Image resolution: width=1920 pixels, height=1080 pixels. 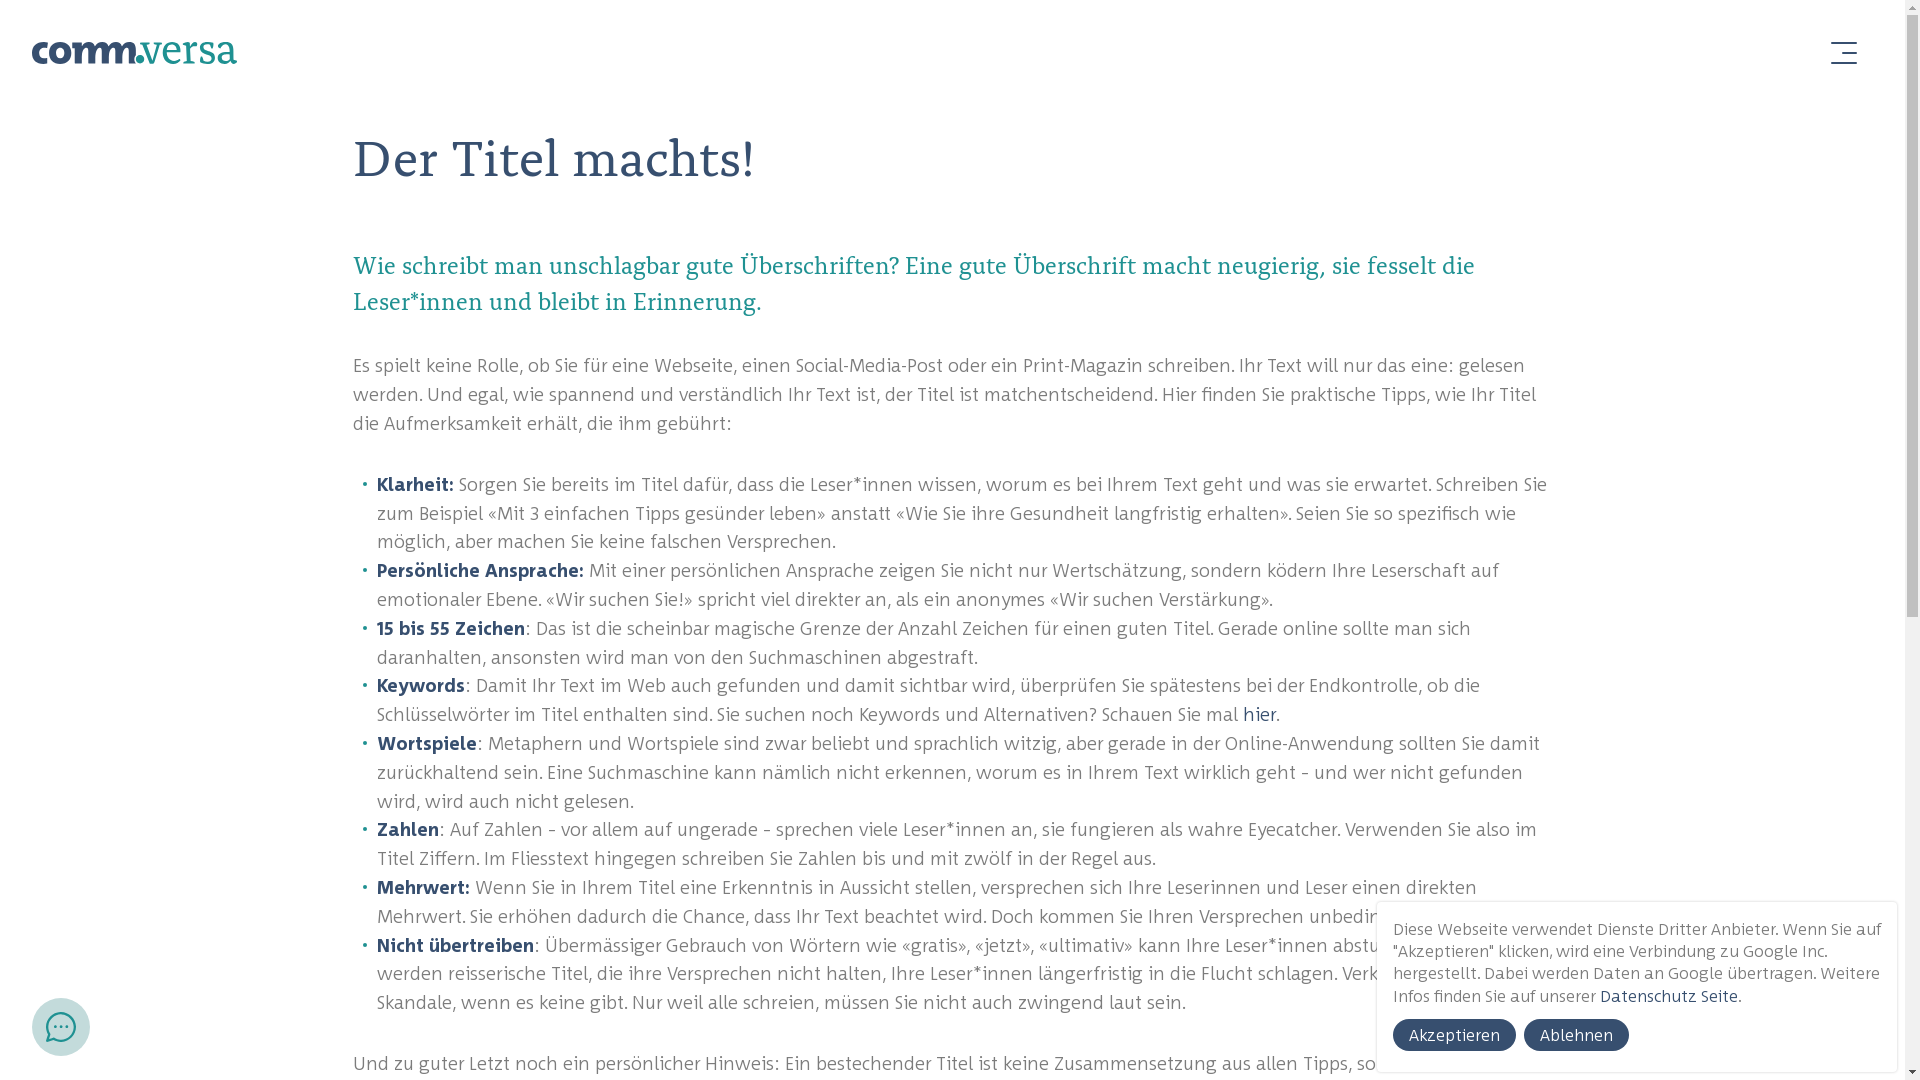 I want to click on 'Datenschutz Seite', so click(x=1669, y=995).